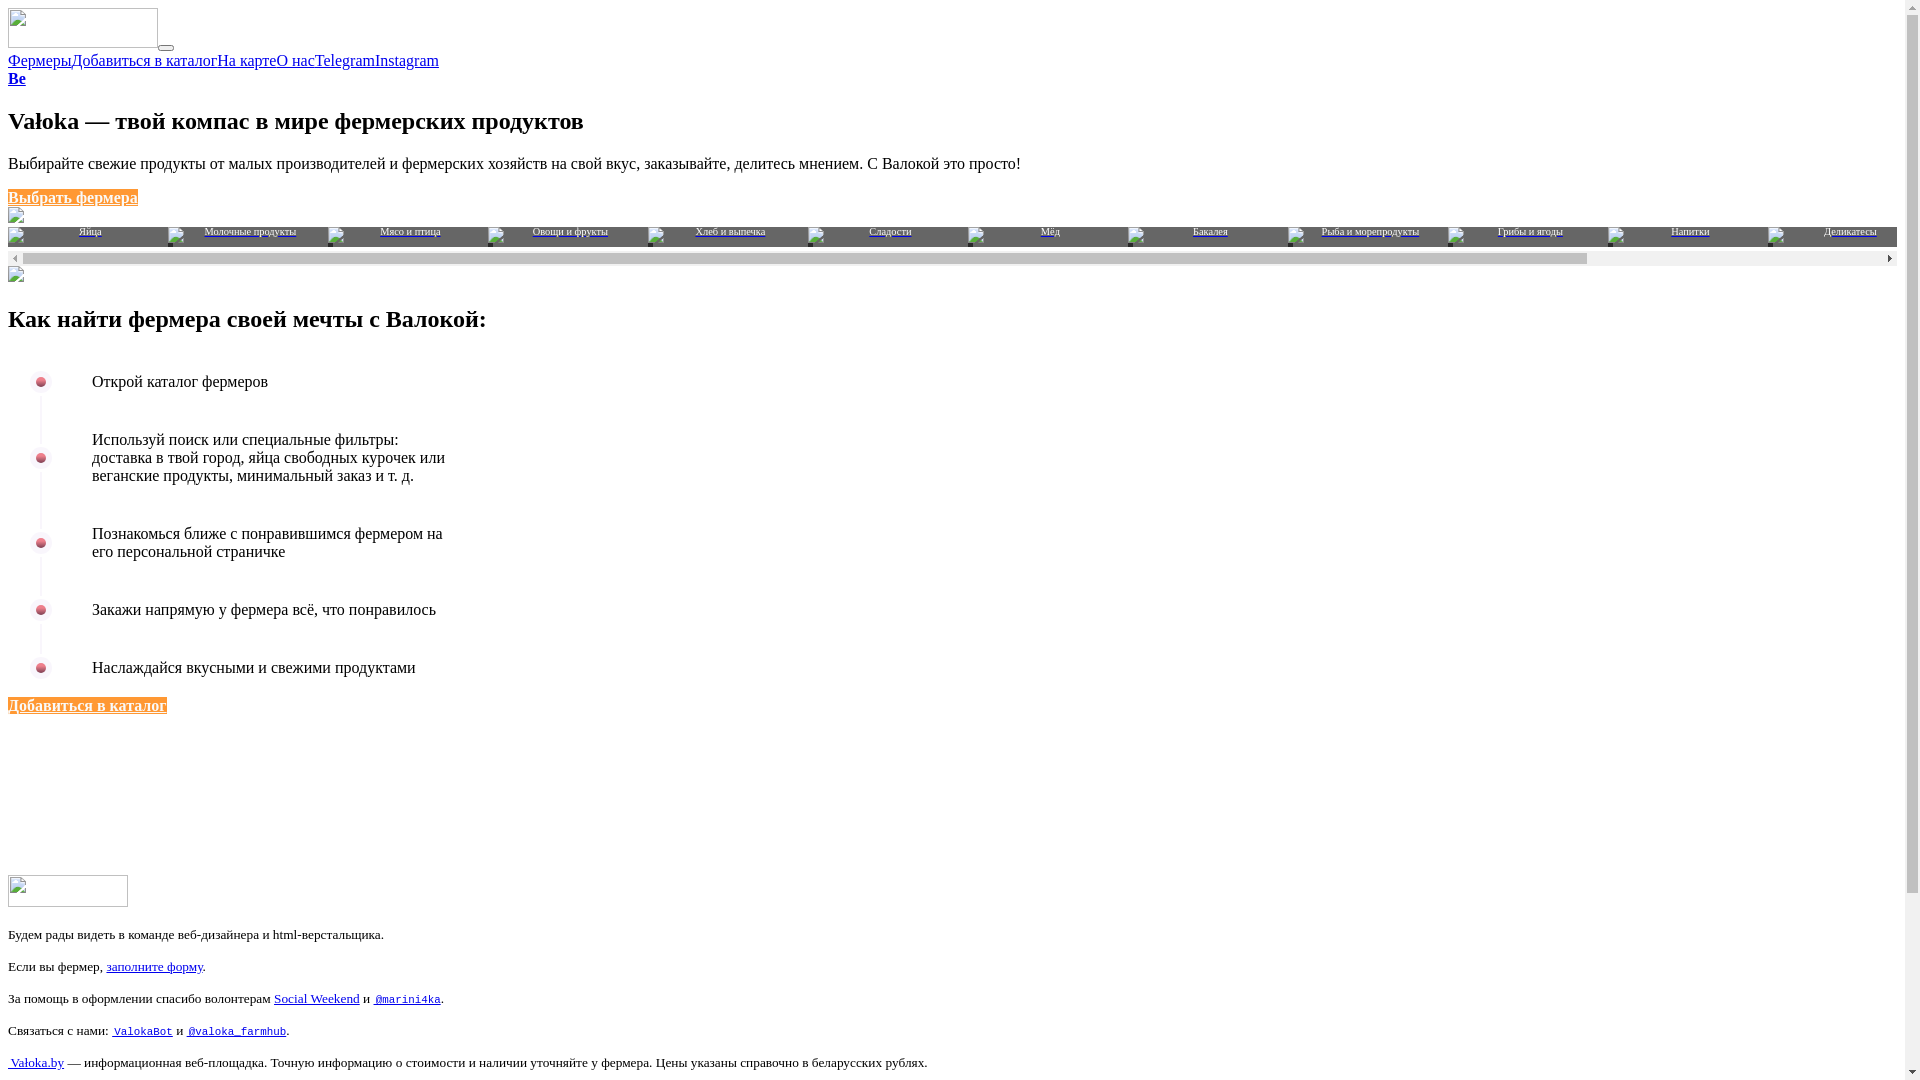 This screenshot has height=1080, width=1920. Describe the element at coordinates (314, 59) in the screenshot. I see `'Telegram'` at that location.